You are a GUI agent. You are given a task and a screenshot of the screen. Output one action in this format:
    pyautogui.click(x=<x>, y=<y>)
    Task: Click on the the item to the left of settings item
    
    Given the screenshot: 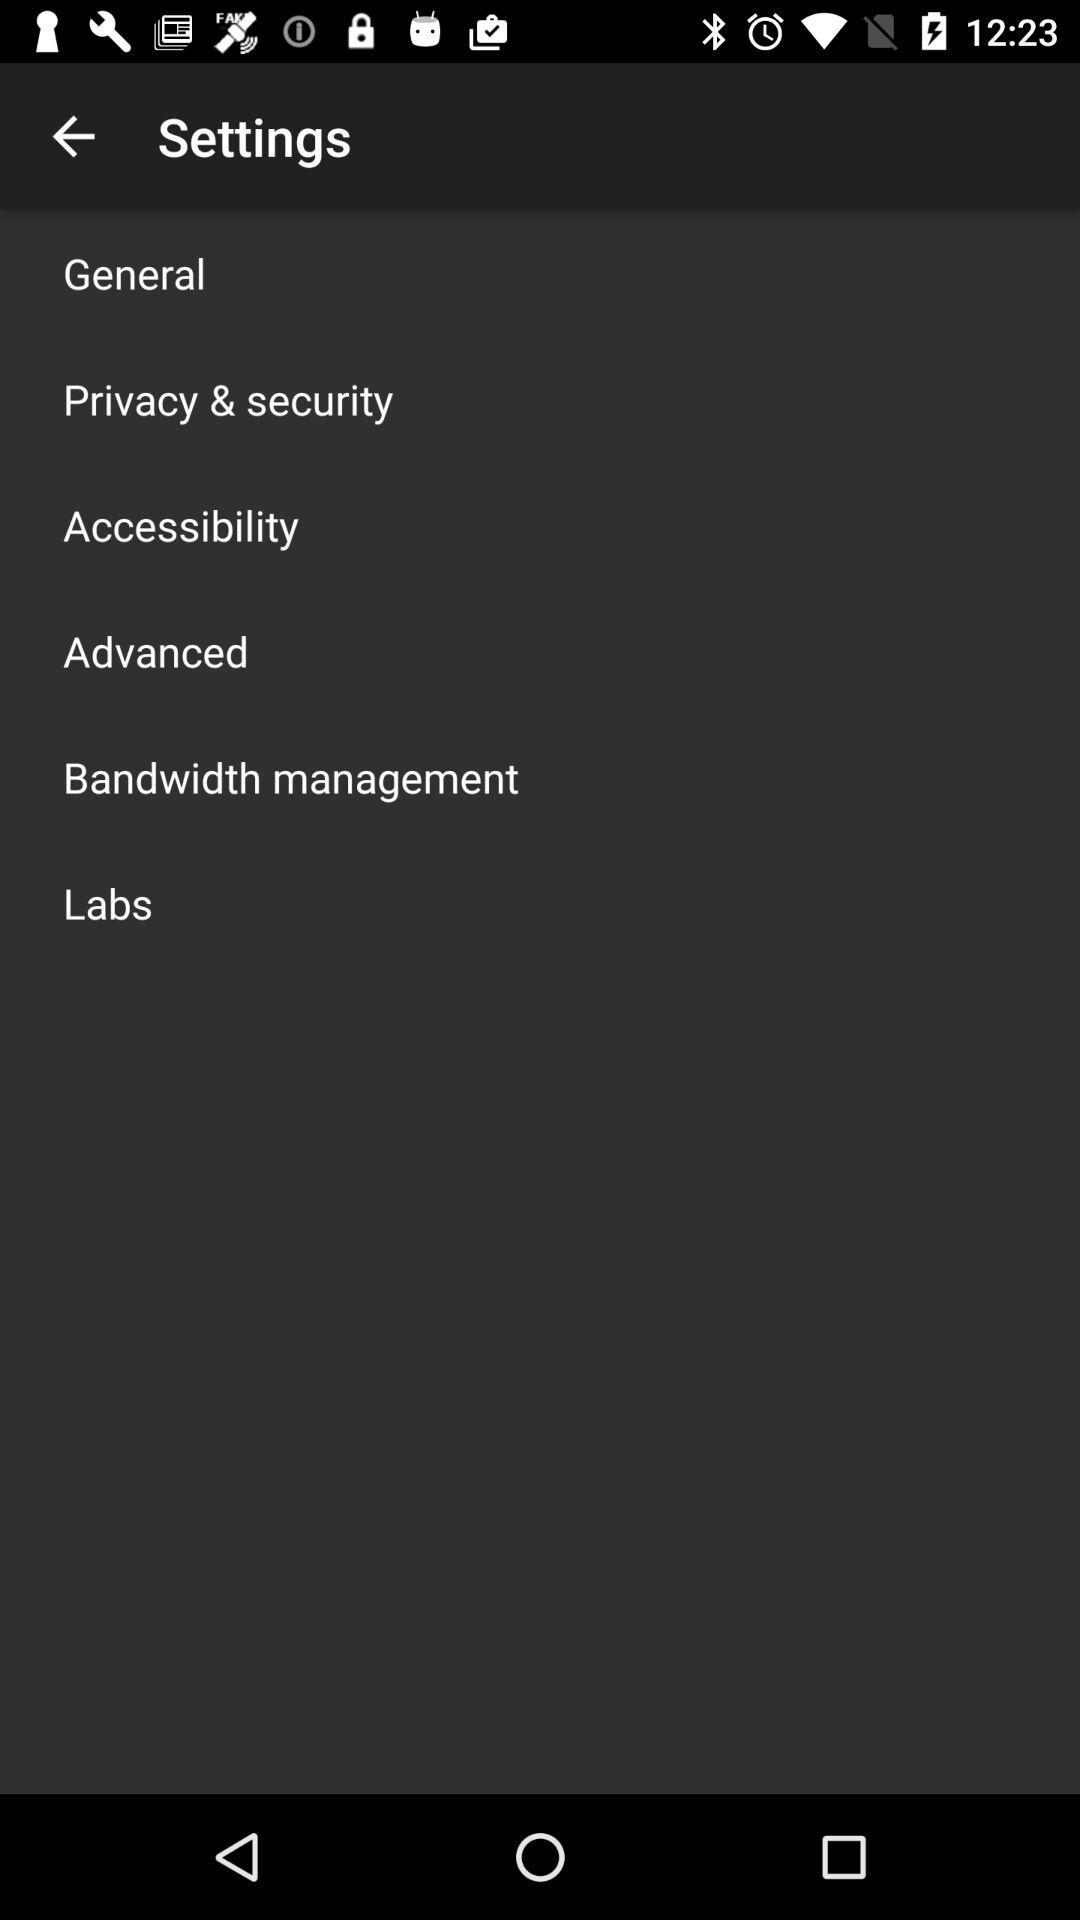 What is the action you would take?
    pyautogui.click(x=72, y=135)
    